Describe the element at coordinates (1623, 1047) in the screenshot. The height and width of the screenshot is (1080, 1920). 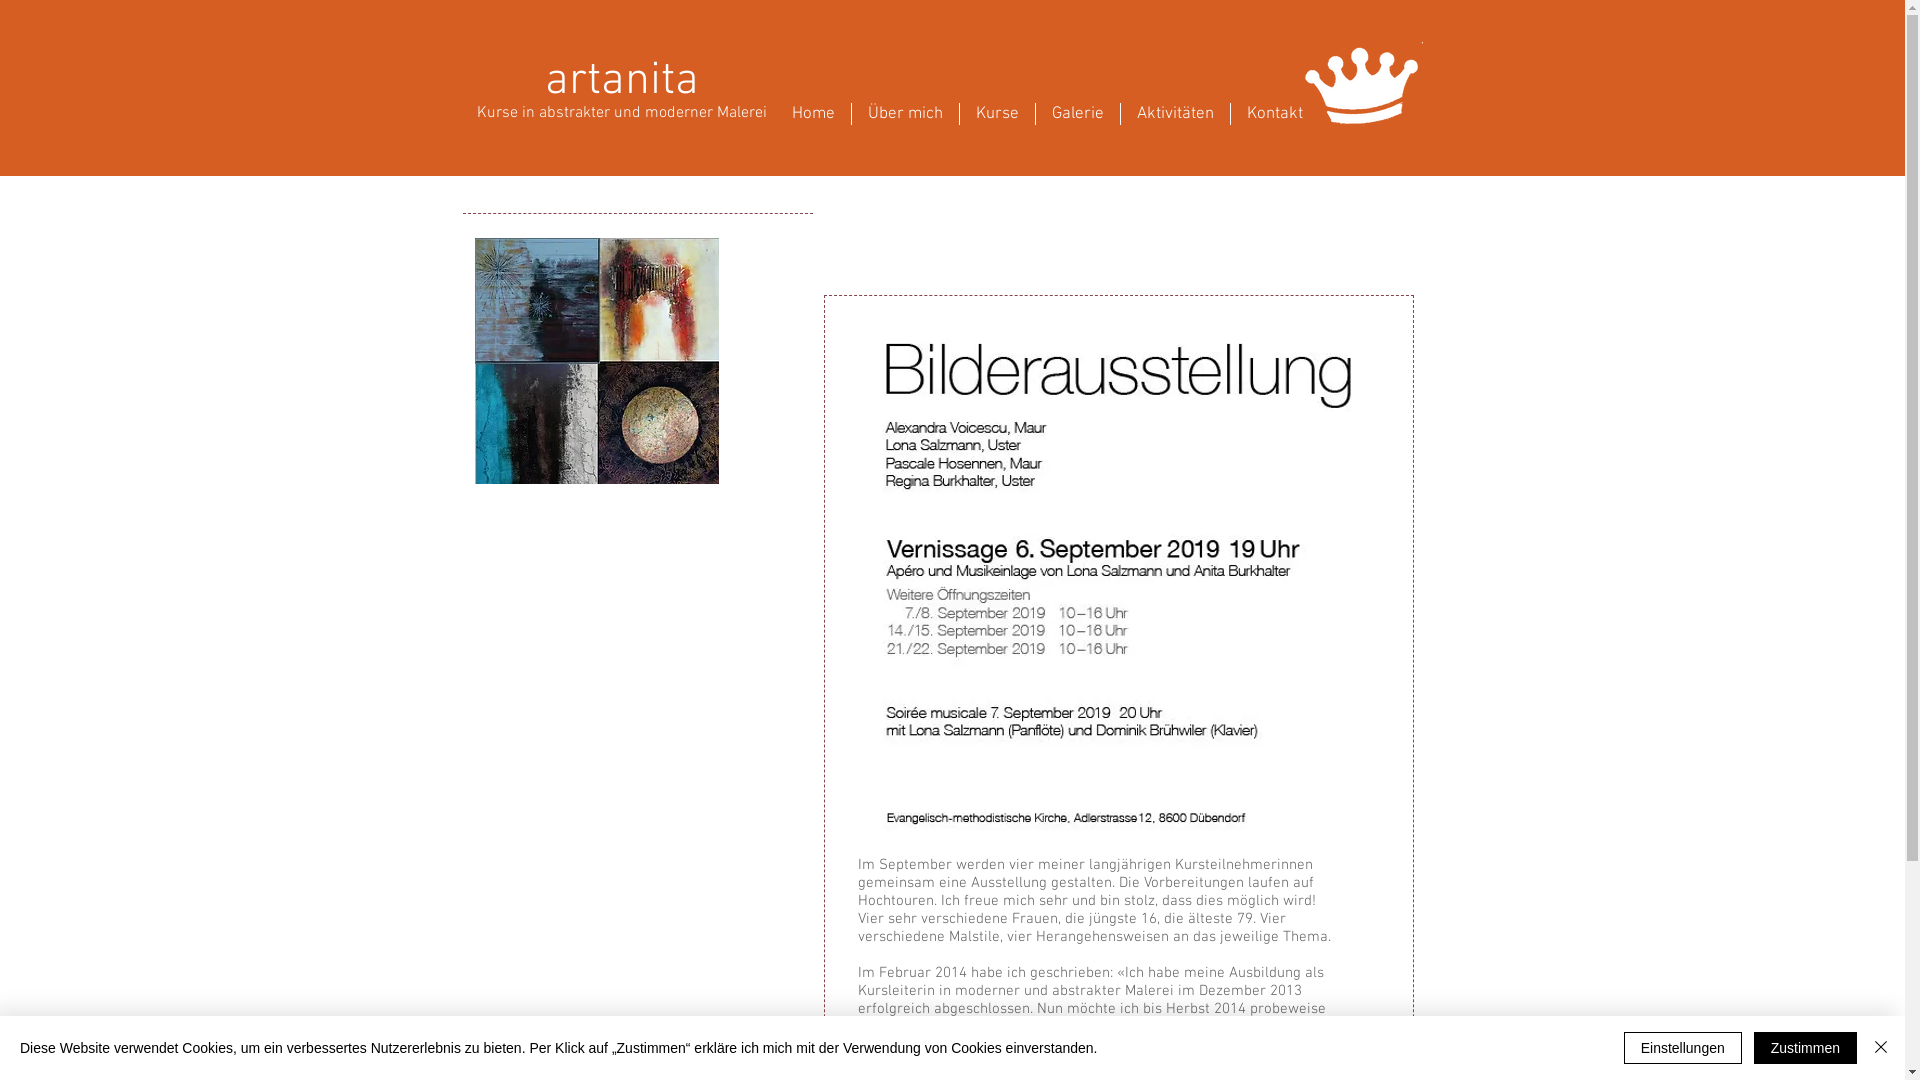
I see `'Einstellungen'` at that location.